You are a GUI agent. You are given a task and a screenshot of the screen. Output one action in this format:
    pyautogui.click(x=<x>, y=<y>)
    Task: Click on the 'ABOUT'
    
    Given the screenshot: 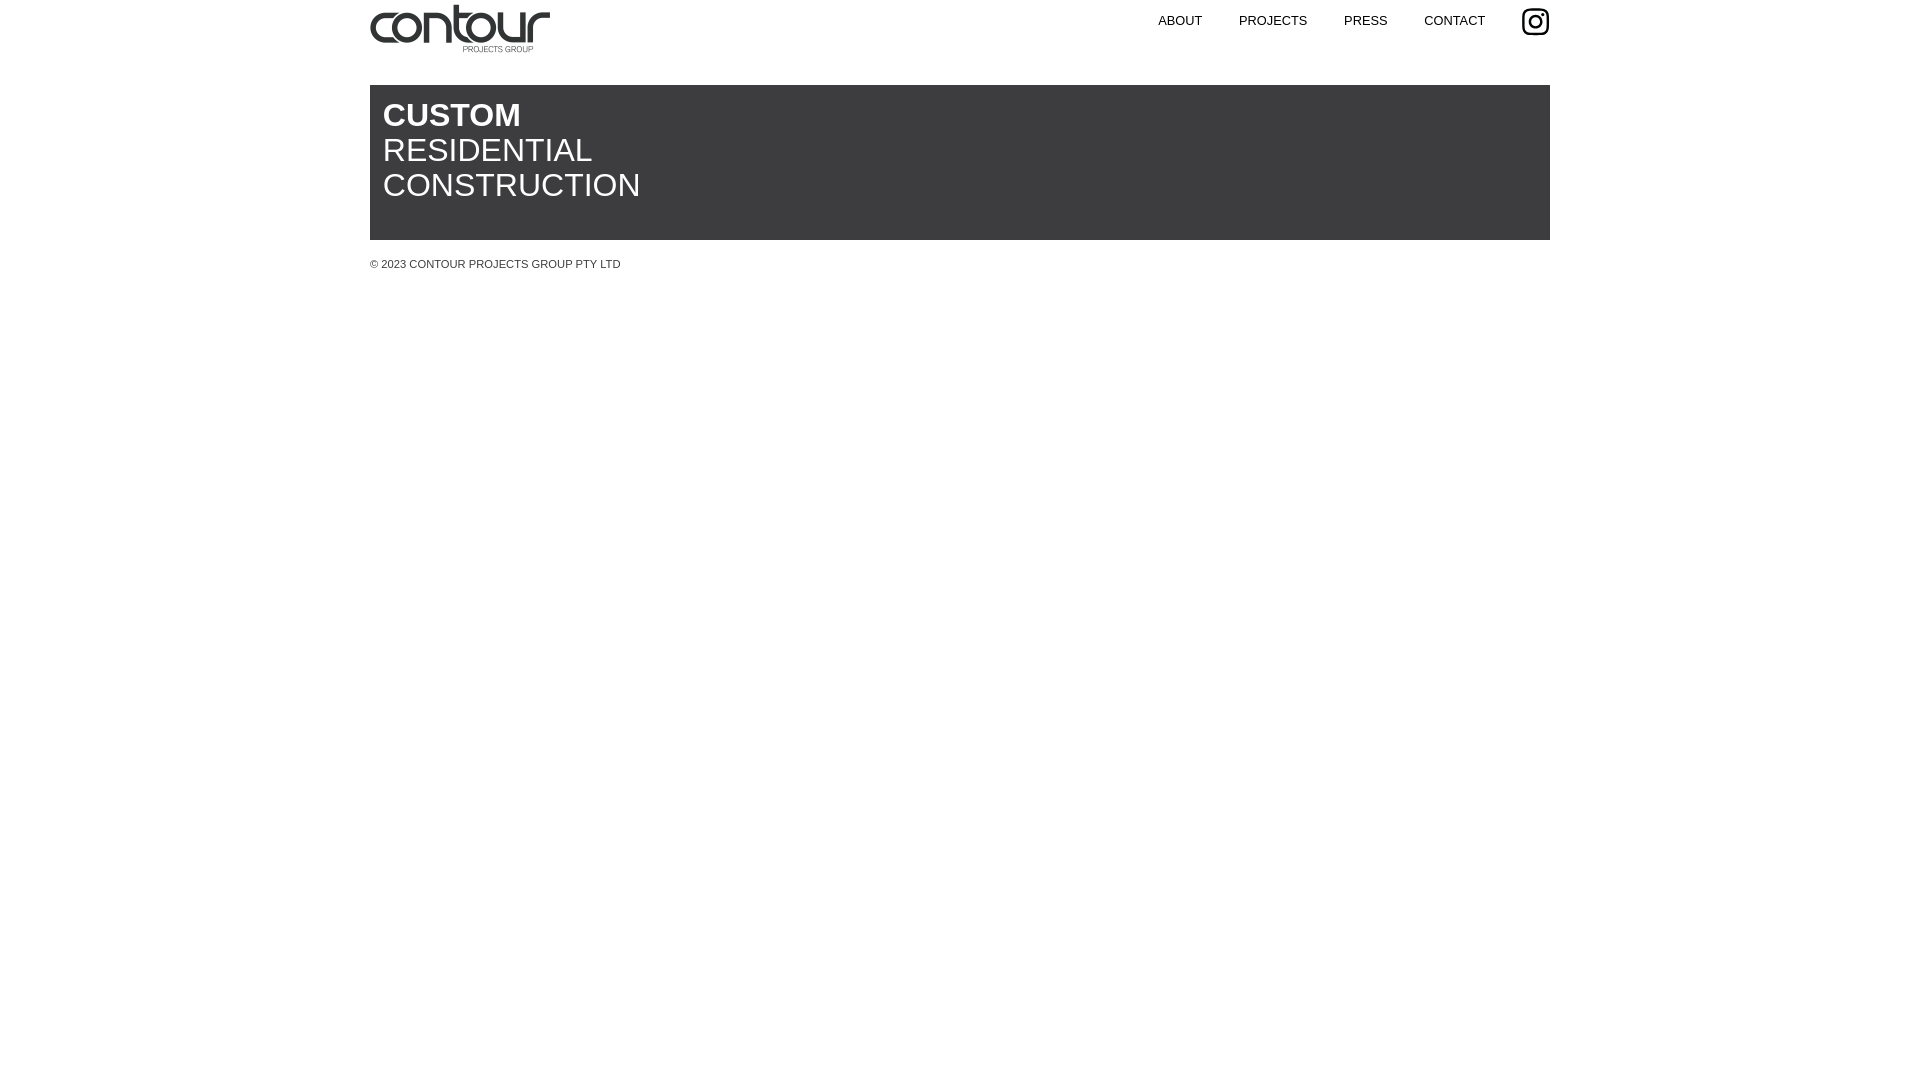 What is the action you would take?
    pyautogui.click(x=1157, y=20)
    